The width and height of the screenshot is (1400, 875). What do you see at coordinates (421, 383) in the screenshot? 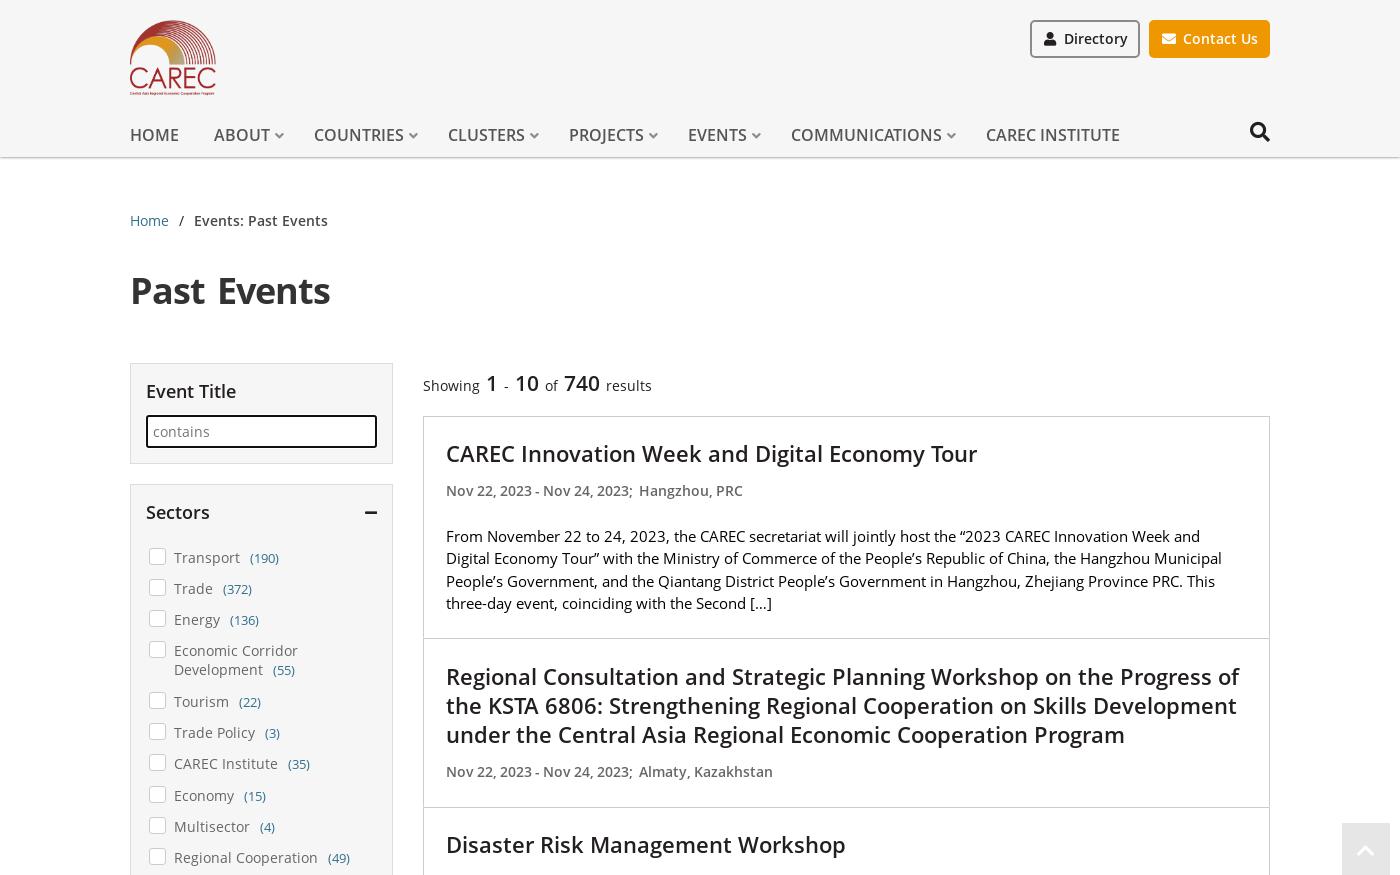
I see `'Showing'` at bounding box center [421, 383].